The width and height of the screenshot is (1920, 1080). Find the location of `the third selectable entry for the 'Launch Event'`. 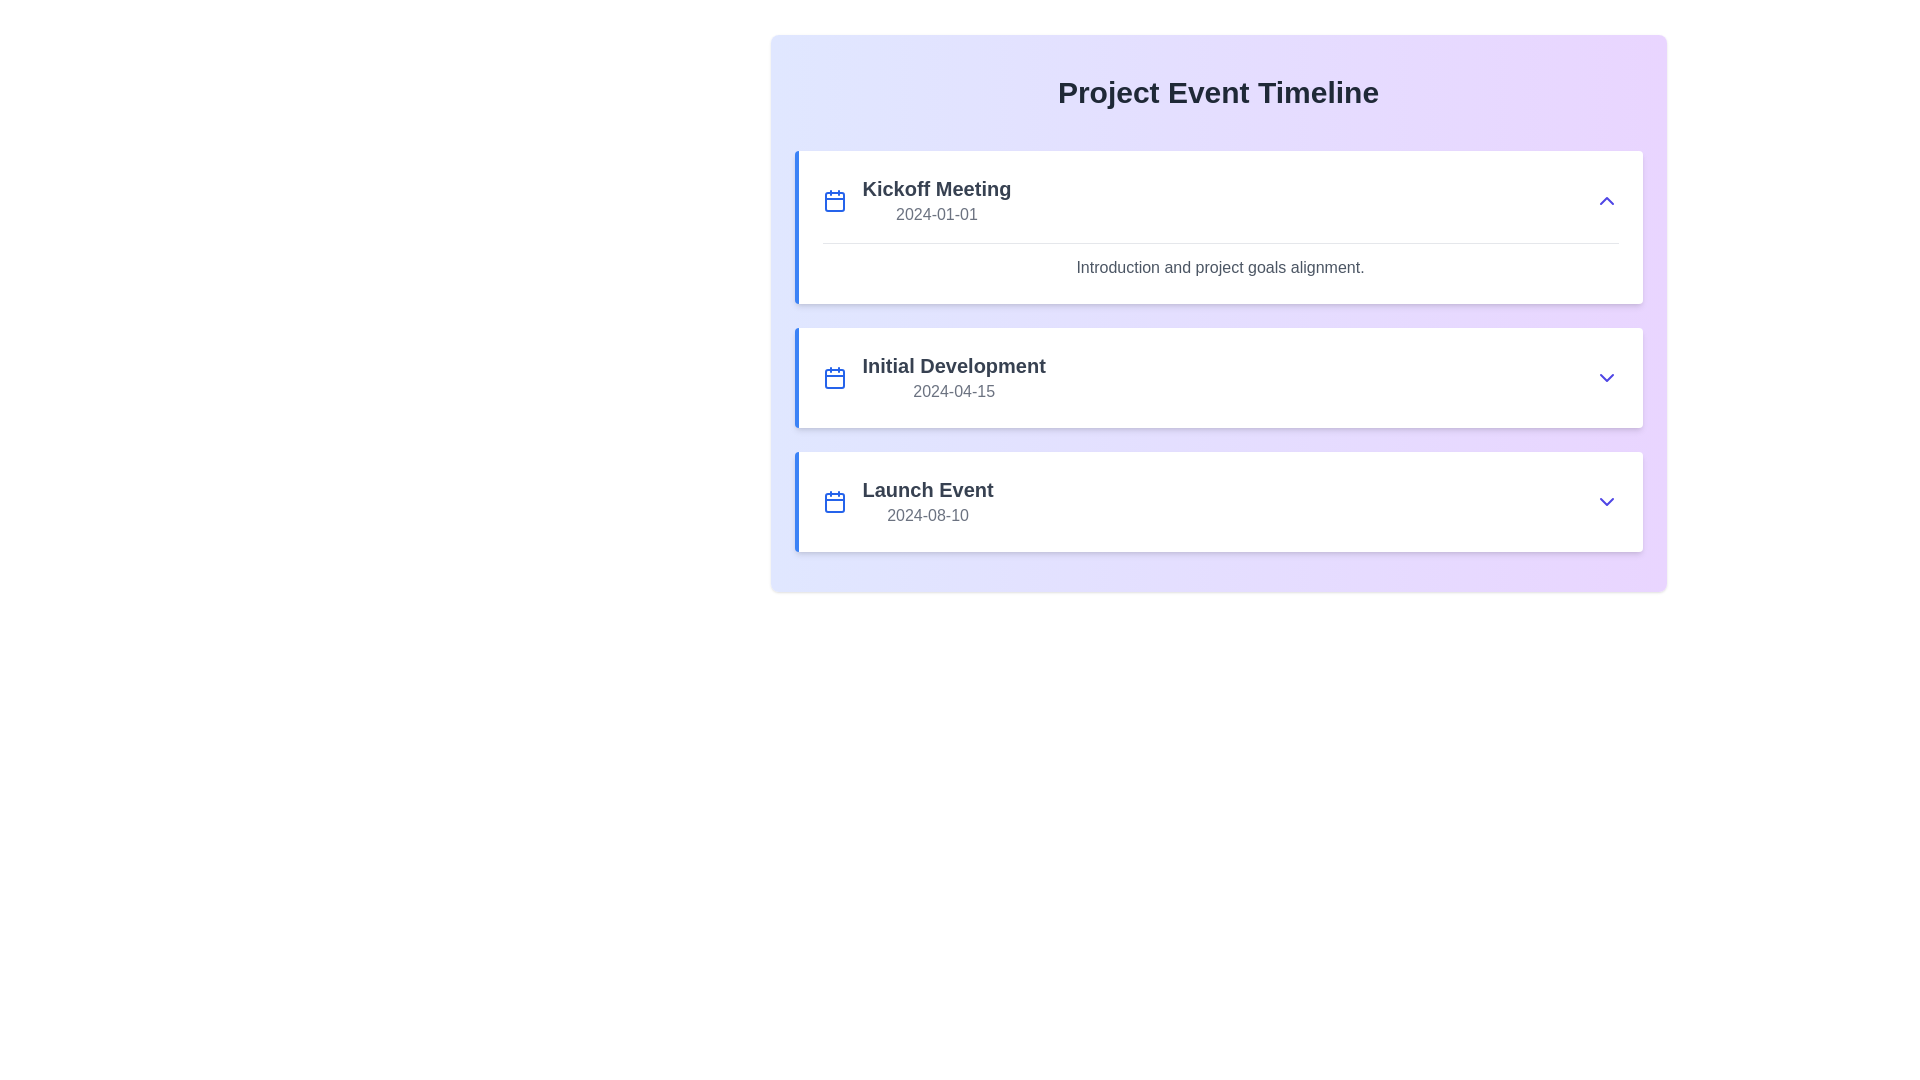

the third selectable entry for the 'Launch Event' is located at coordinates (907, 500).